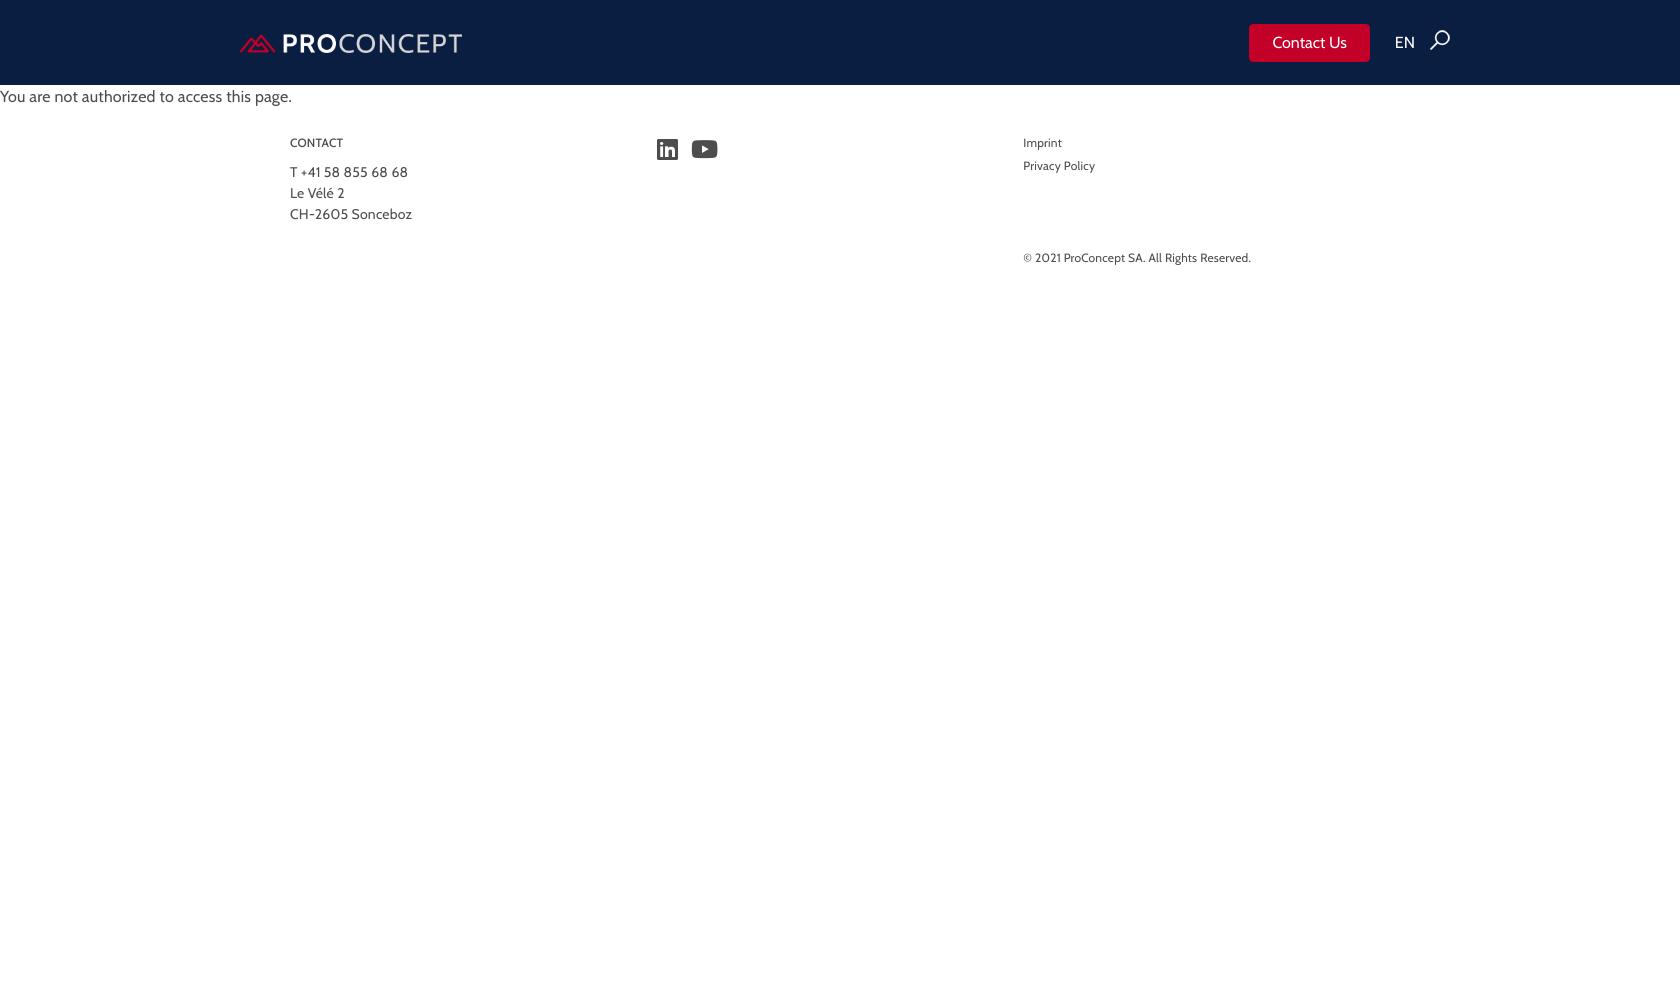 This screenshot has width=1680, height=1000. Describe the element at coordinates (1041, 142) in the screenshot. I see `'Imprint'` at that location.